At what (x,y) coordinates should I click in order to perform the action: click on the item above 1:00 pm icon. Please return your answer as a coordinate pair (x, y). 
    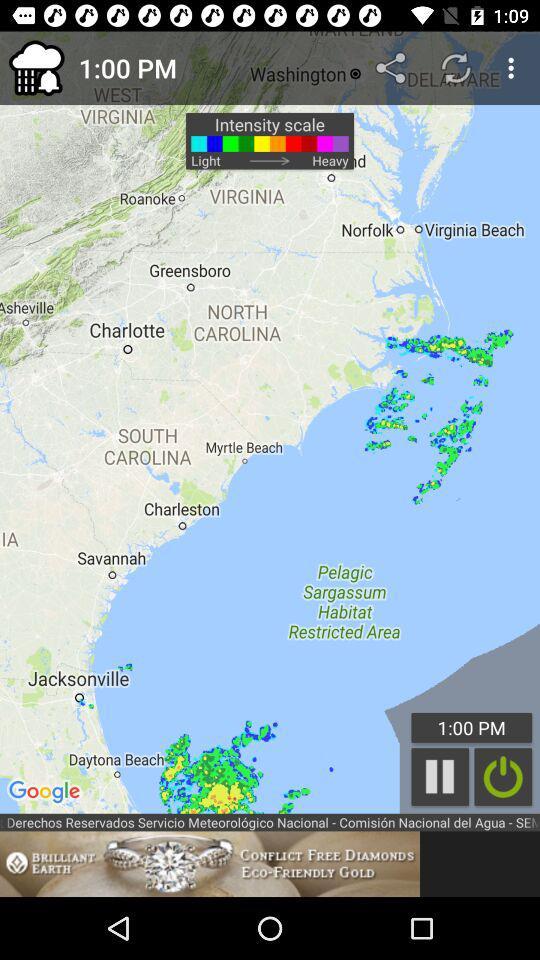
    Looking at the image, I should click on (455, 68).